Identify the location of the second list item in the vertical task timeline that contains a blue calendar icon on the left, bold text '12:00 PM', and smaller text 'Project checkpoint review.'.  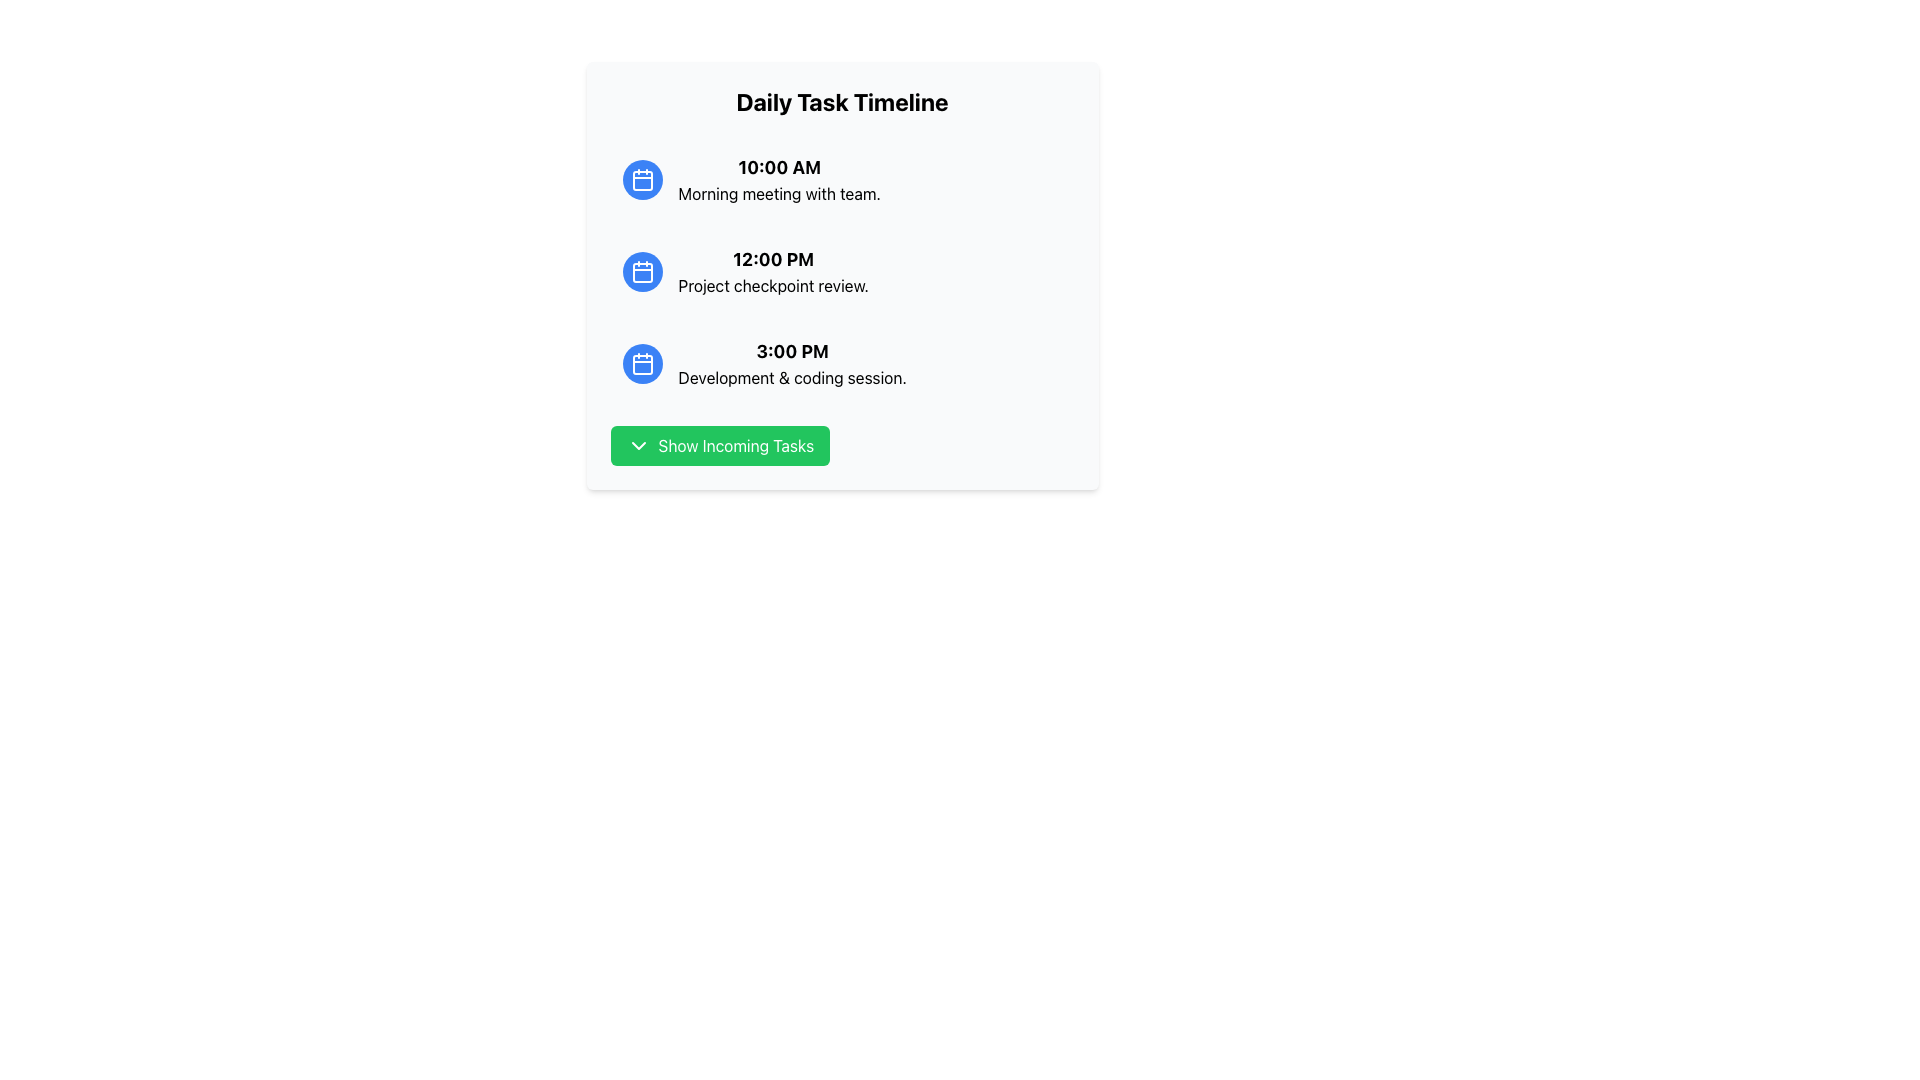
(842, 272).